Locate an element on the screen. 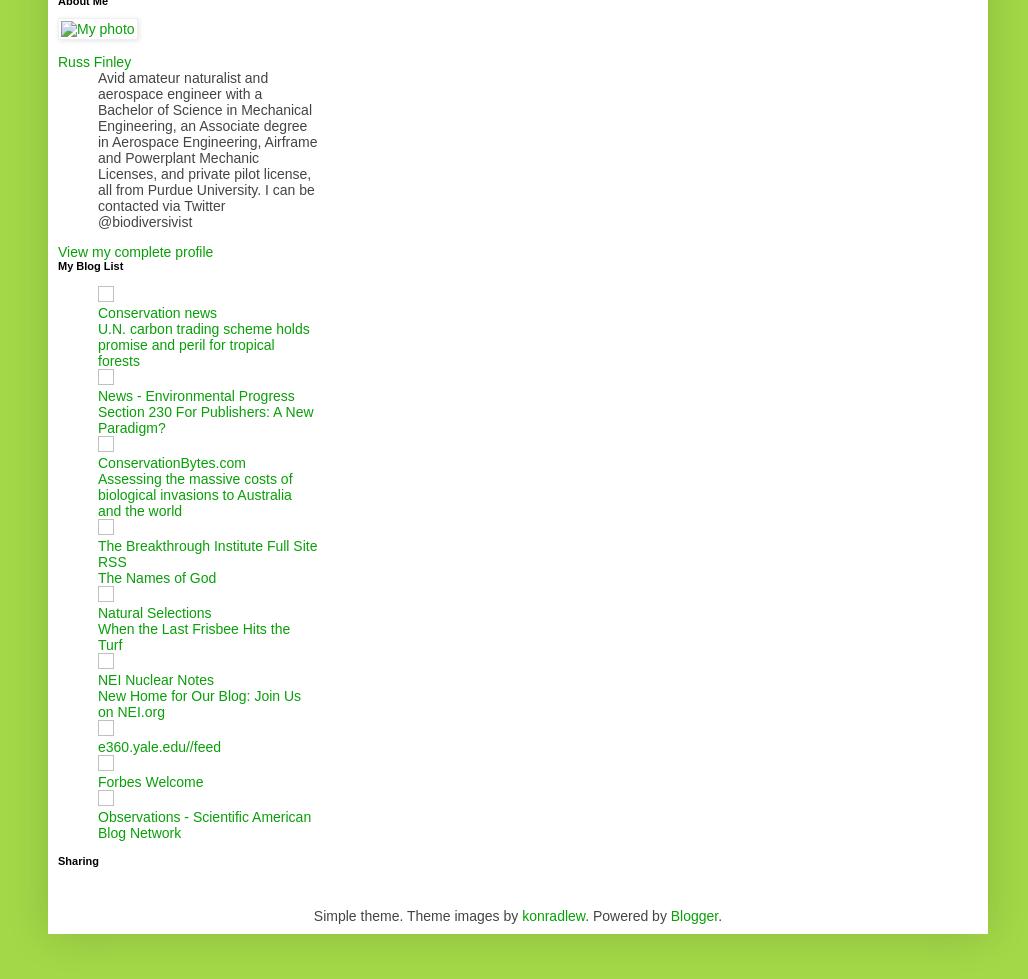 The image size is (1028, 979). 'When the Last Frisbee Hits the Turf' is located at coordinates (96, 636).